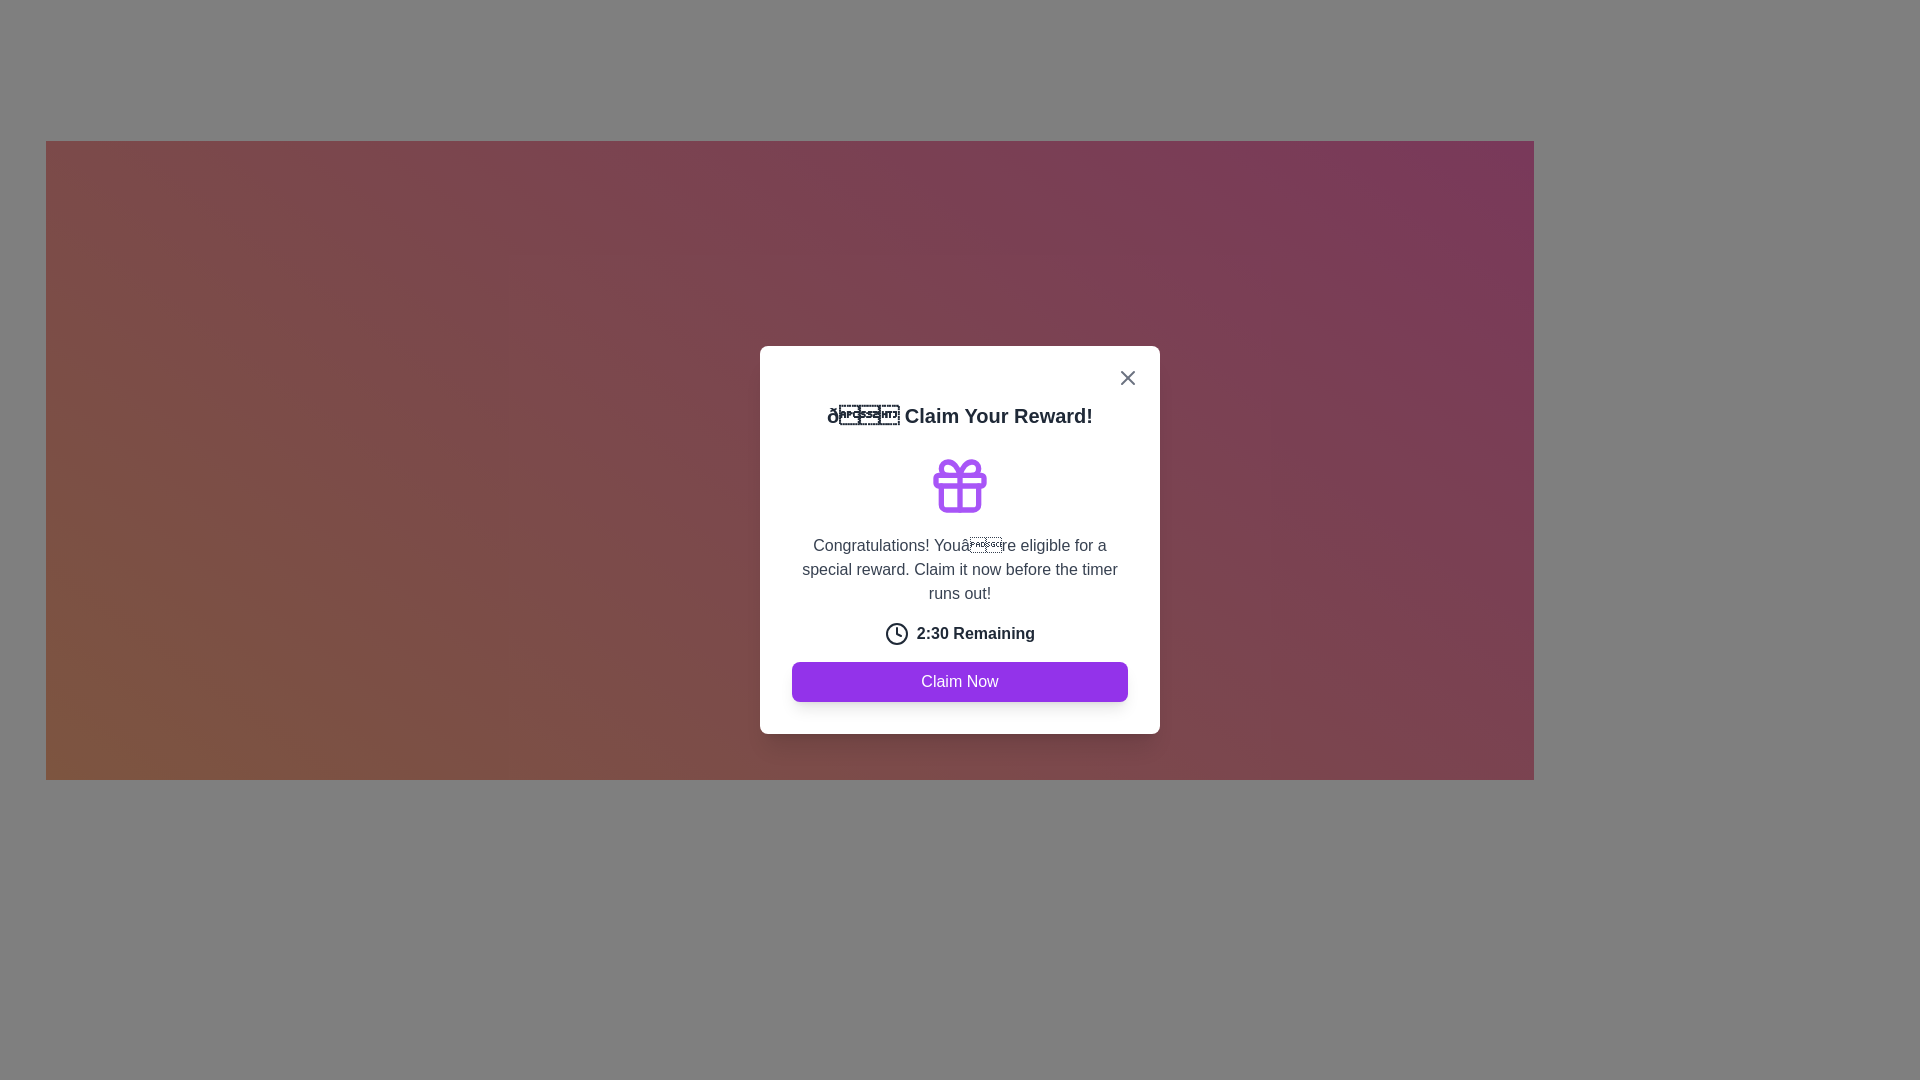 This screenshot has height=1080, width=1920. What do you see at coordinates (960, 415) in the screenshot?
I see `text of the heading label located at the top of the modal, which serves to provide context for the modal's content` at bounding box center [960, 415].